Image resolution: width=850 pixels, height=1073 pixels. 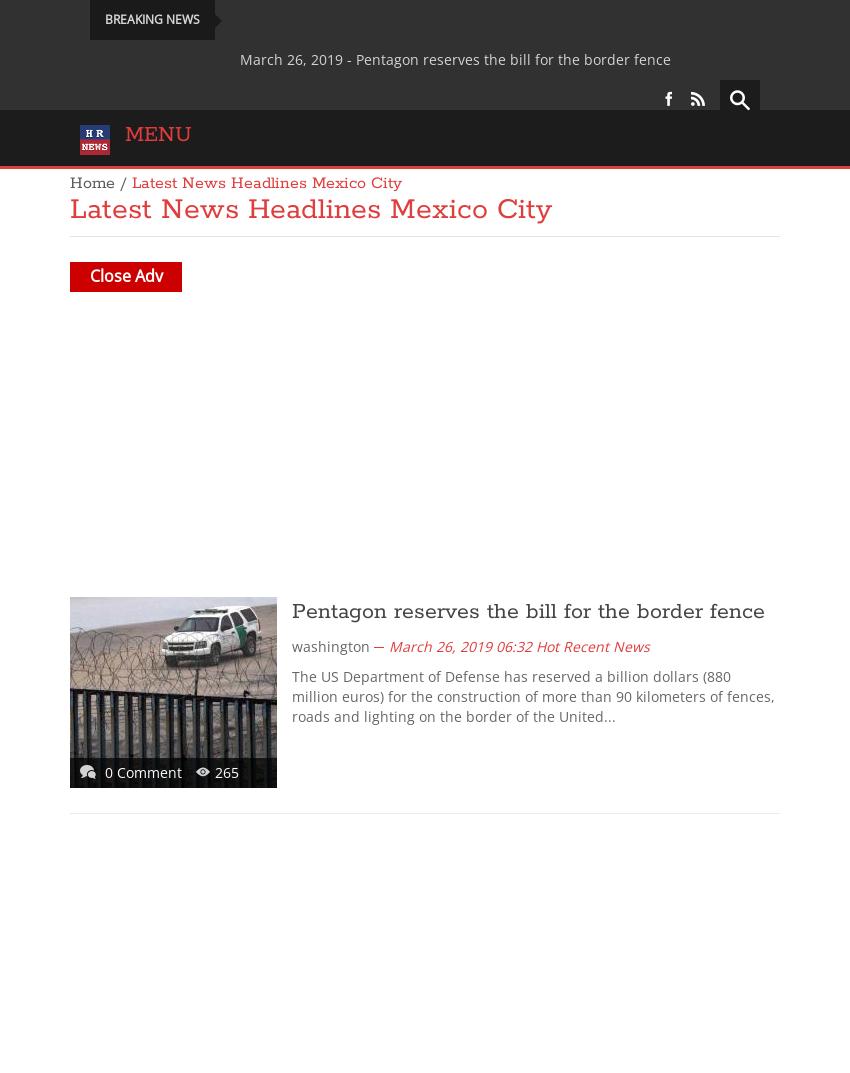 I want to click on 'March 26, 2019 06:32', so click(x=459, y=645).